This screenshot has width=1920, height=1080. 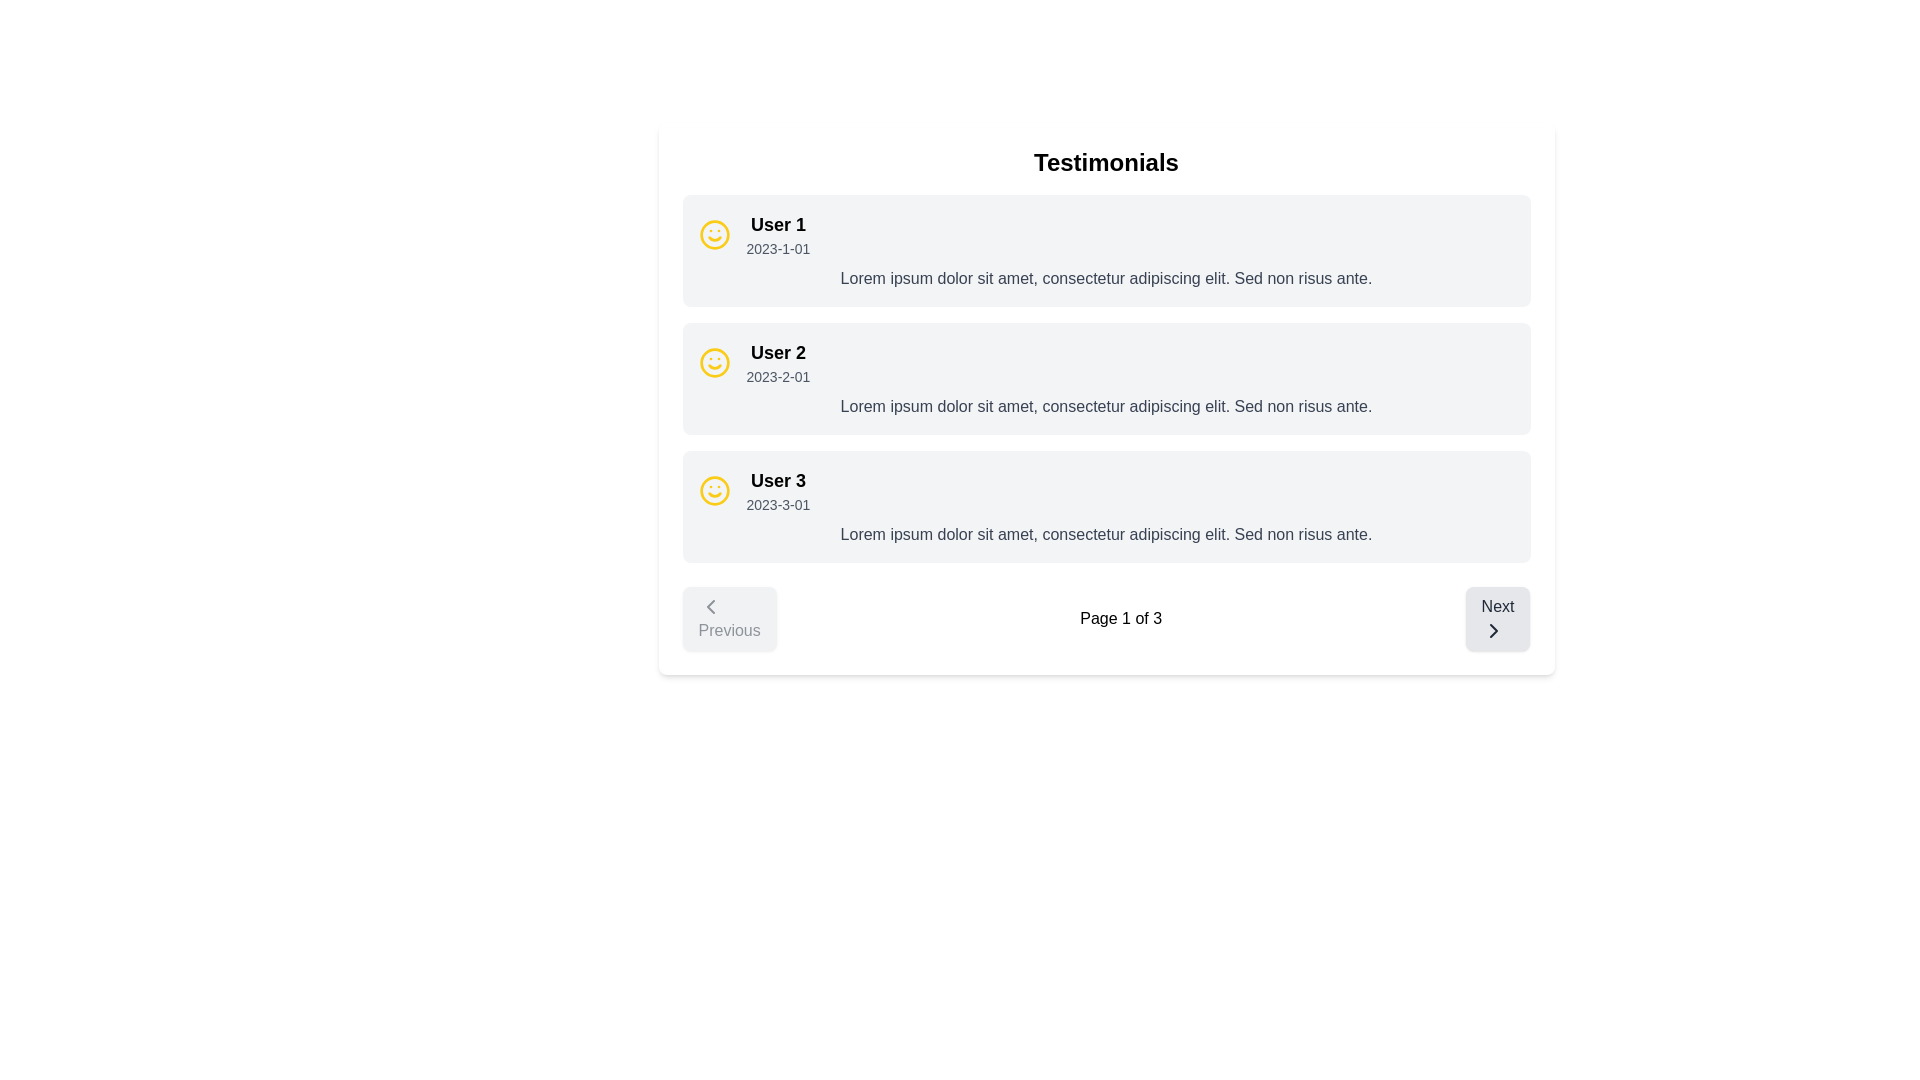 I want to click on the chevron-left icon located inside the 'Previous' button, which is positioned below a list of testimonials, so click(x=710, y=605).